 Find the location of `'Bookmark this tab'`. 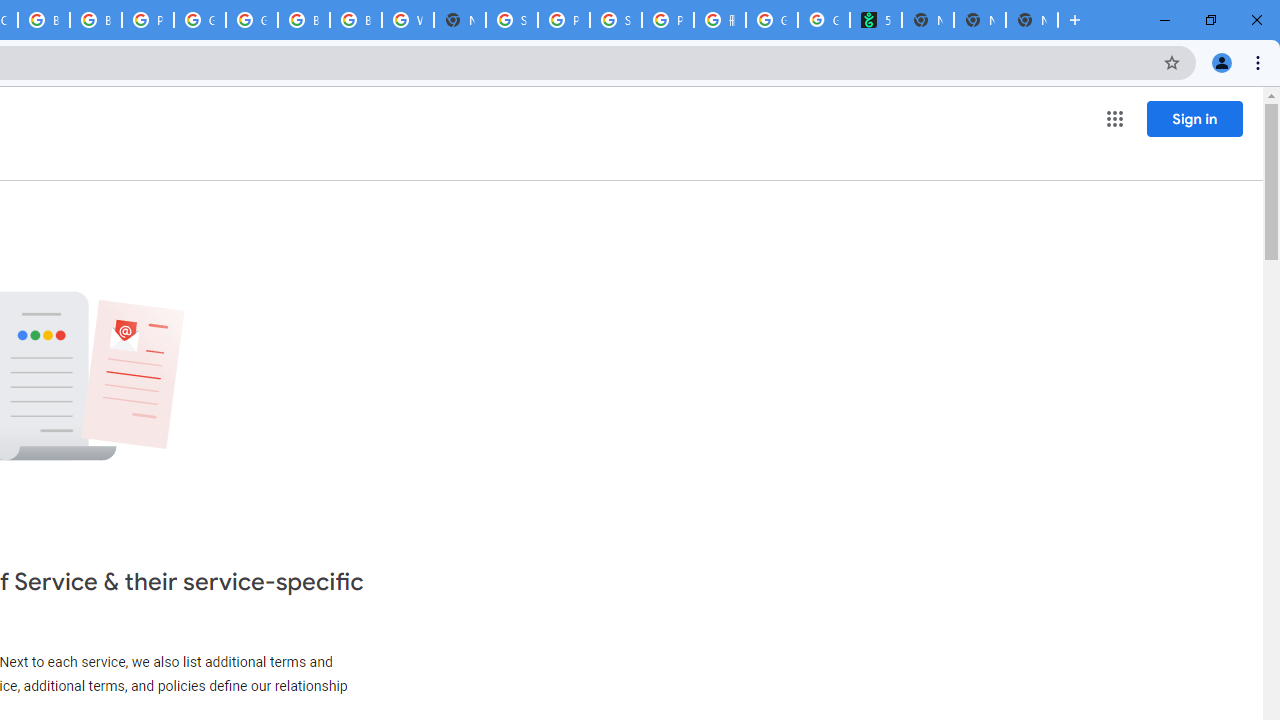

'Bookmark this tab' is located at coordinates (1171, 61).